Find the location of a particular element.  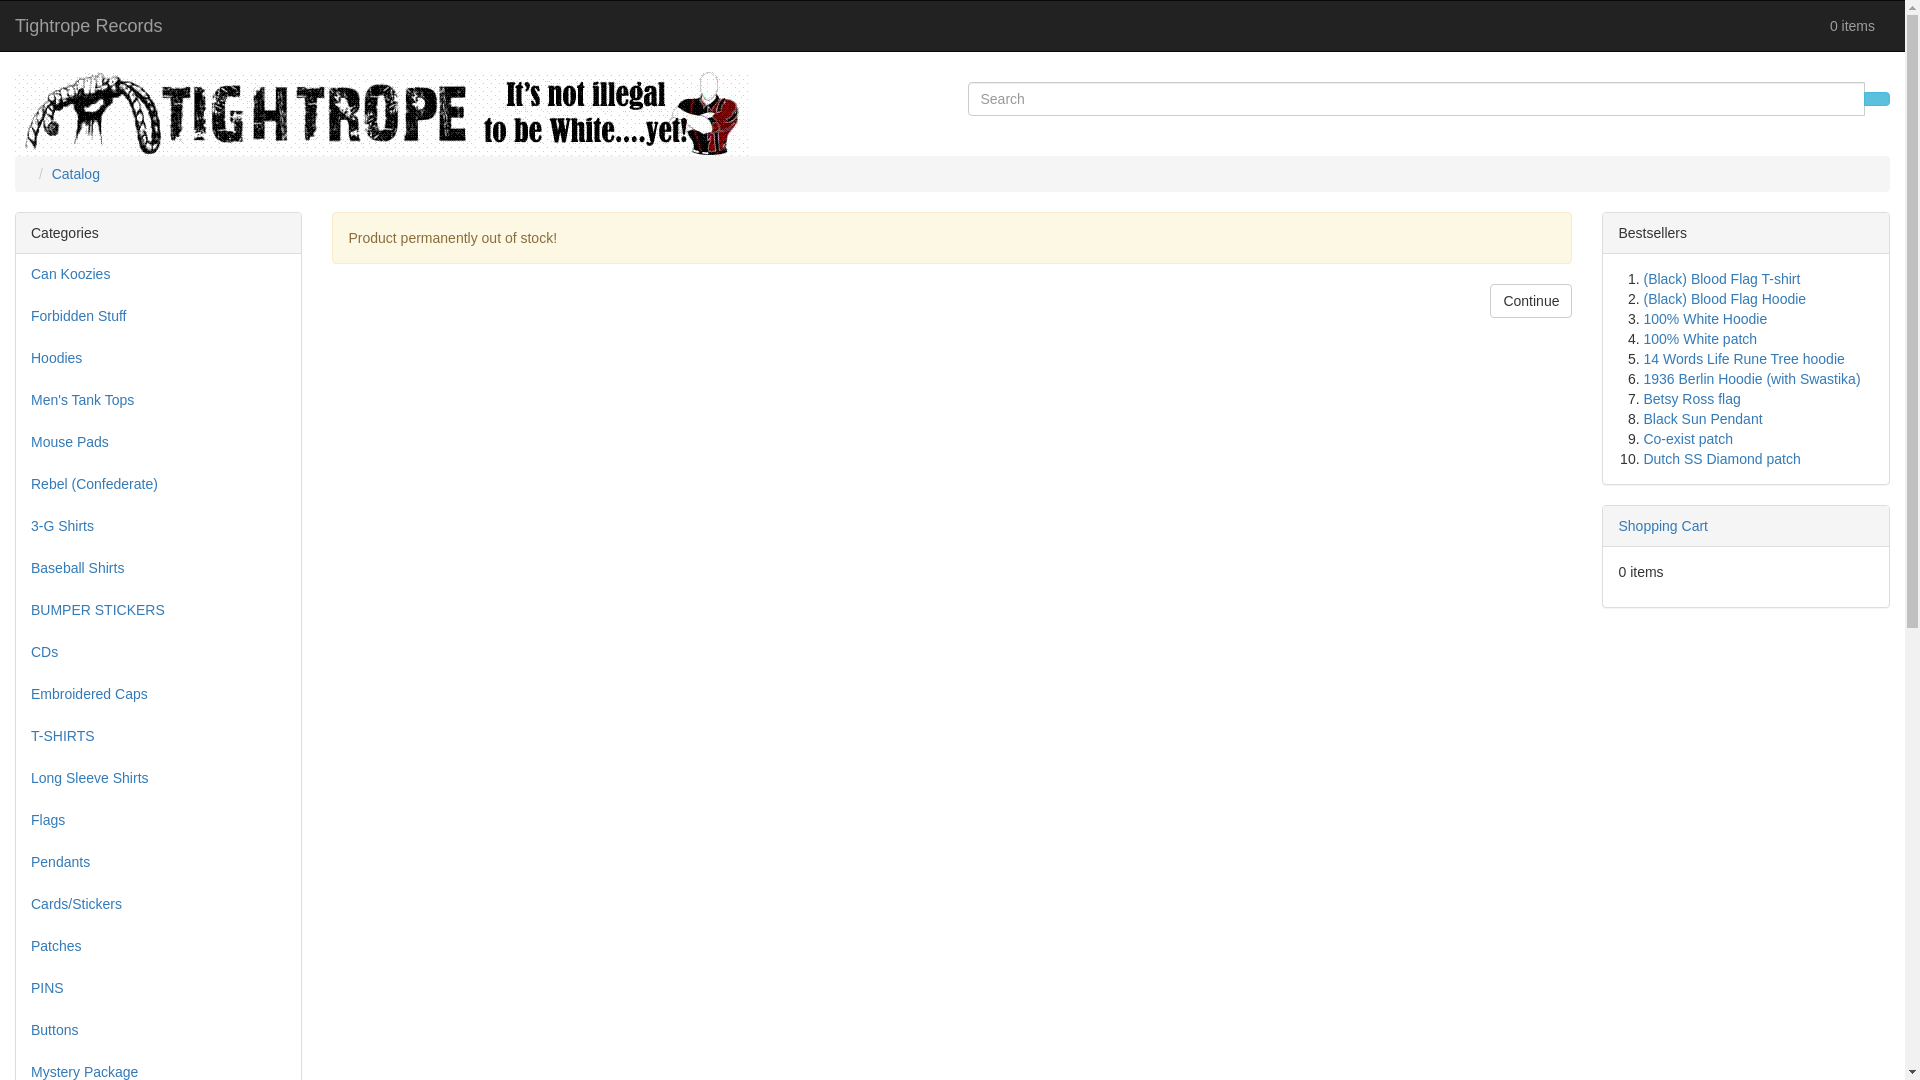

'Rebel (Confederate)' is located at coordinates (157, 483).